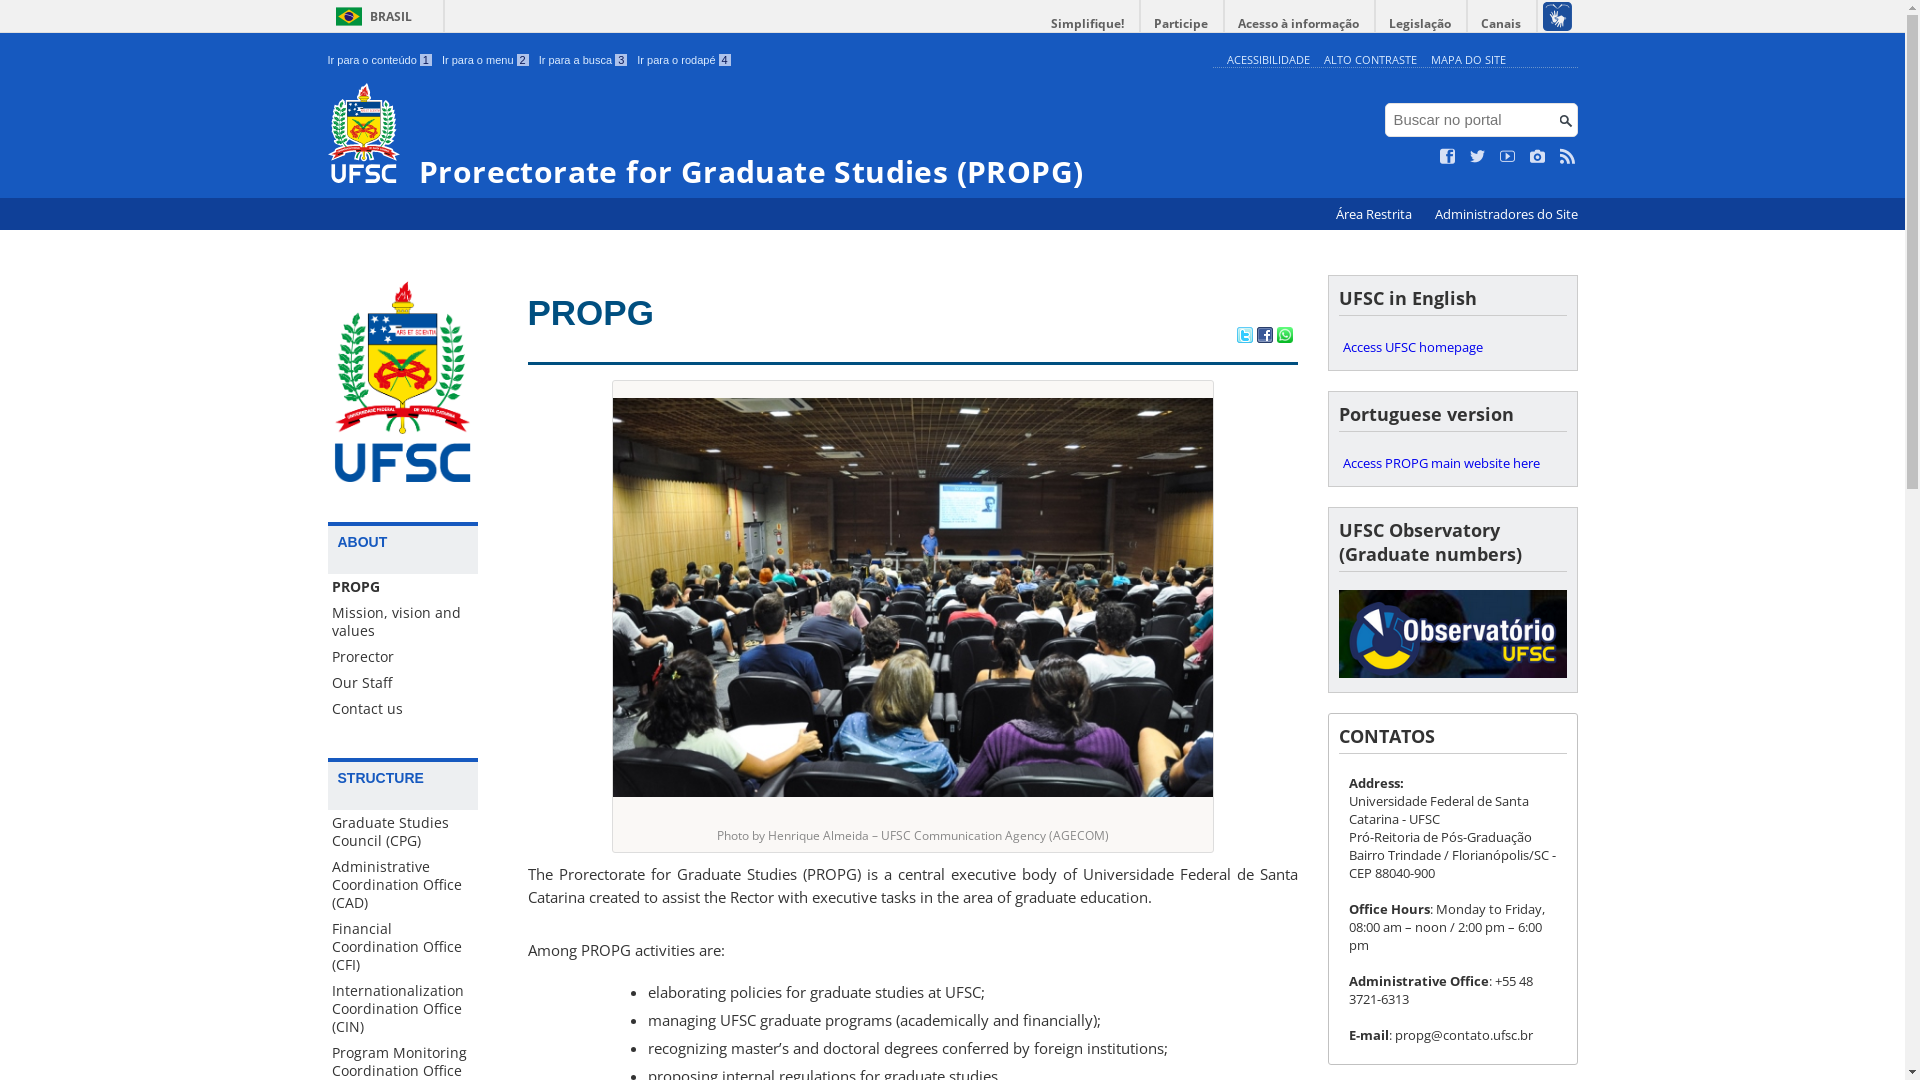 The width and height of the screenshot is (1920, 1080). Describe the element at coordinates (402, 832) in the screenshot. I see `'Graduate Studies Council (CPG)'` at that location.